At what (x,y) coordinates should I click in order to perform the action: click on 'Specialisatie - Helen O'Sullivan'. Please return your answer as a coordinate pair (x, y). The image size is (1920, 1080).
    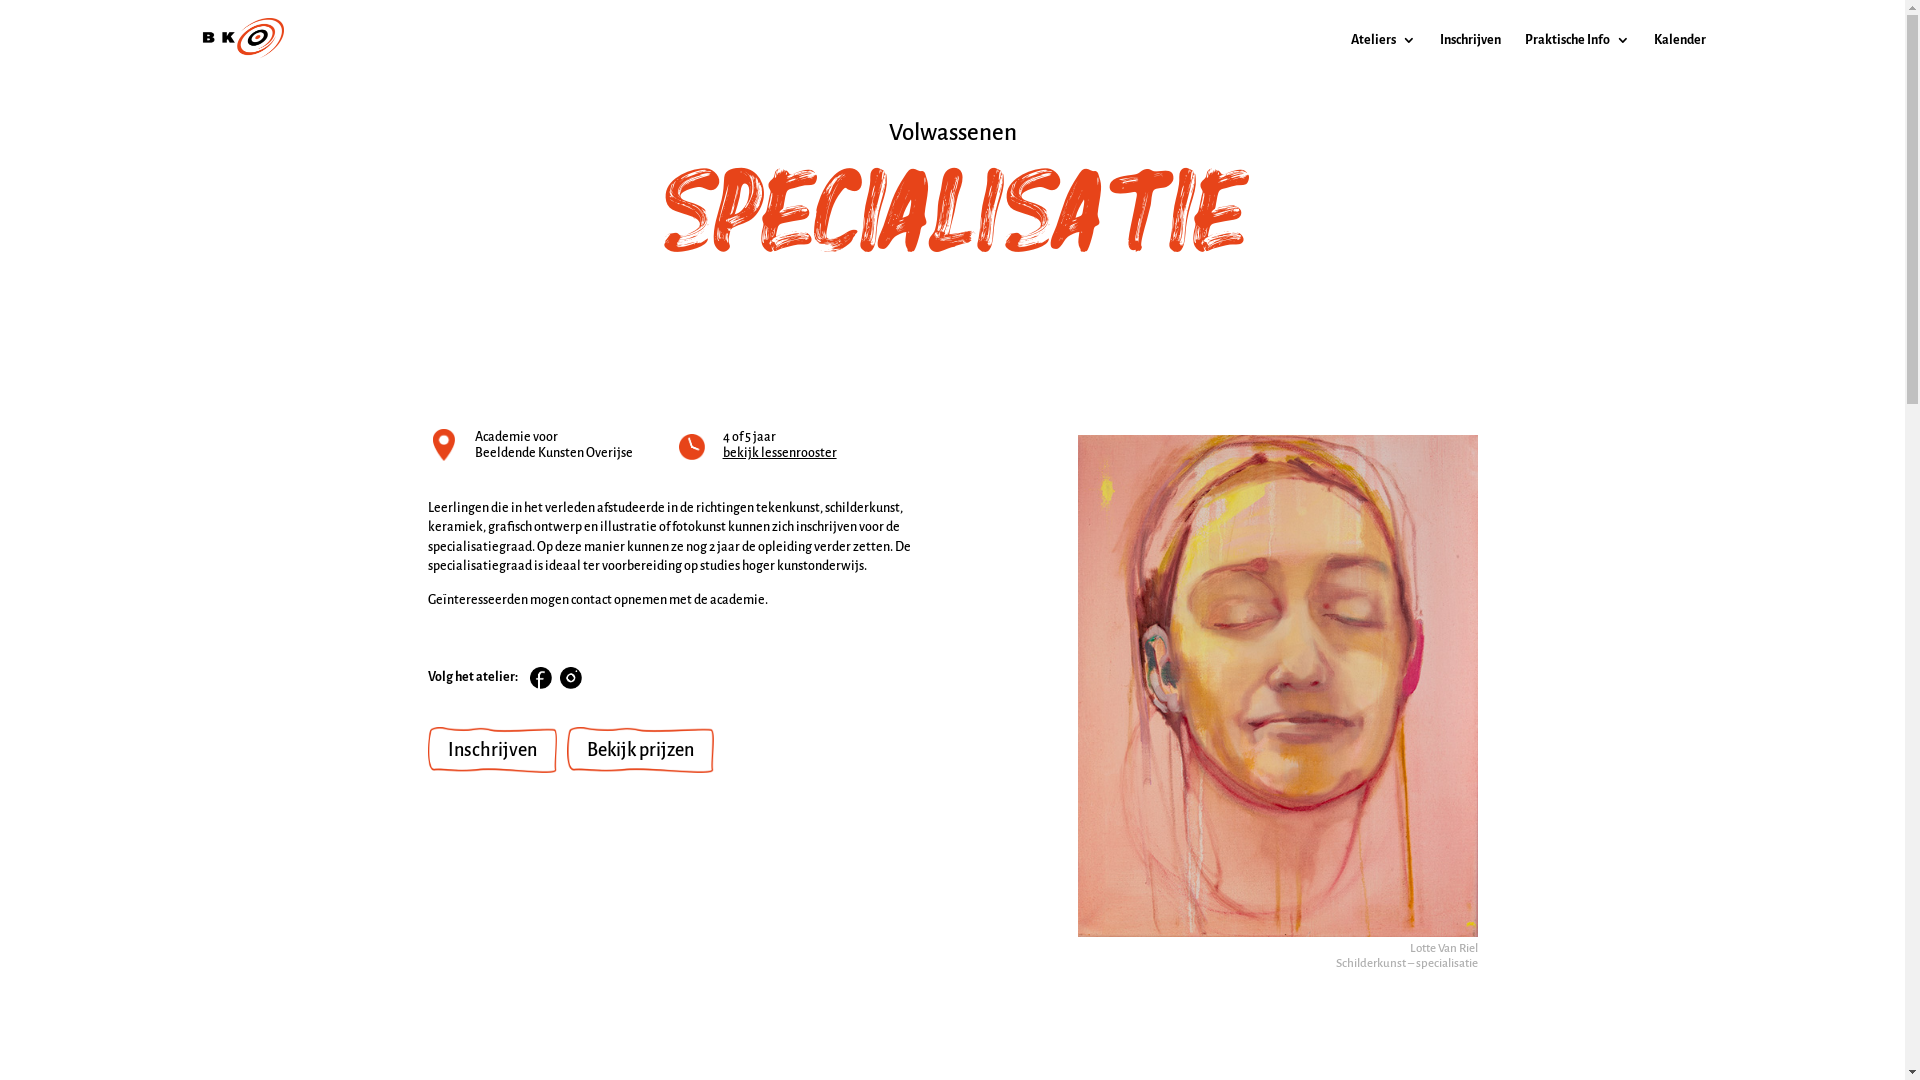
    Looking at the image, I should click on (1276, 684).